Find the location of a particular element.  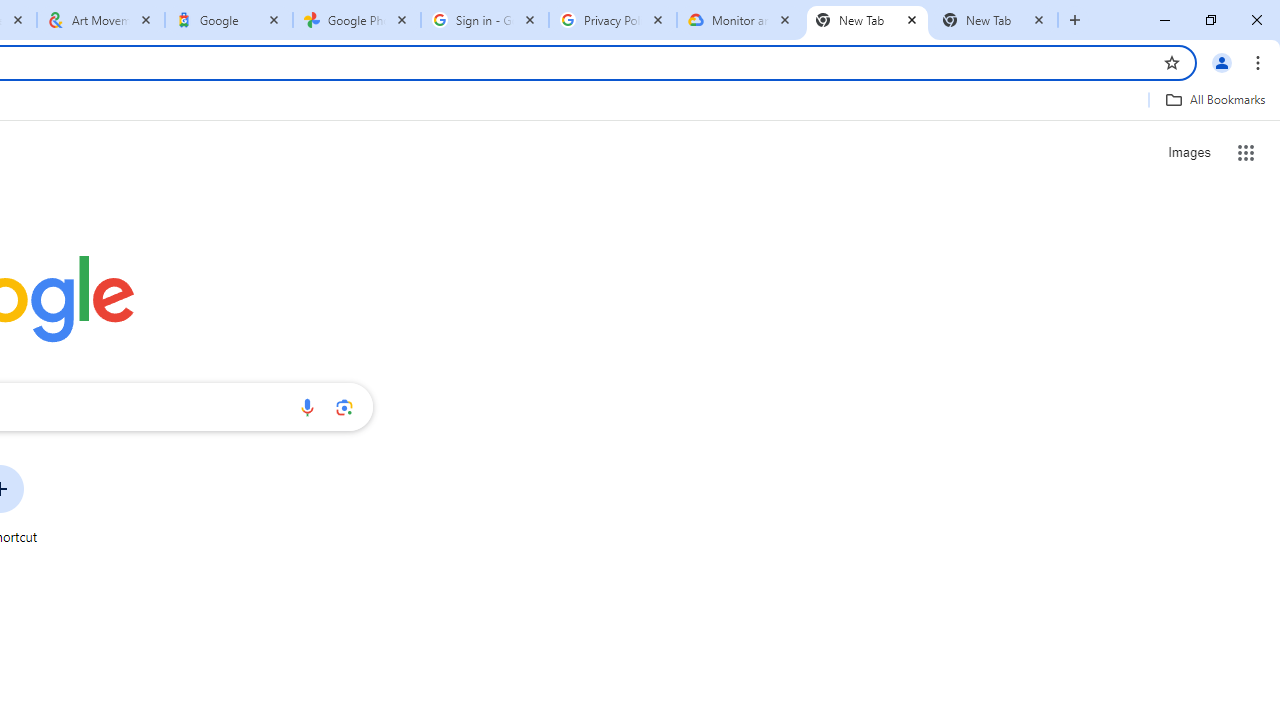

'Sign in - Google Accounts' is located at coordinates (485, 20).